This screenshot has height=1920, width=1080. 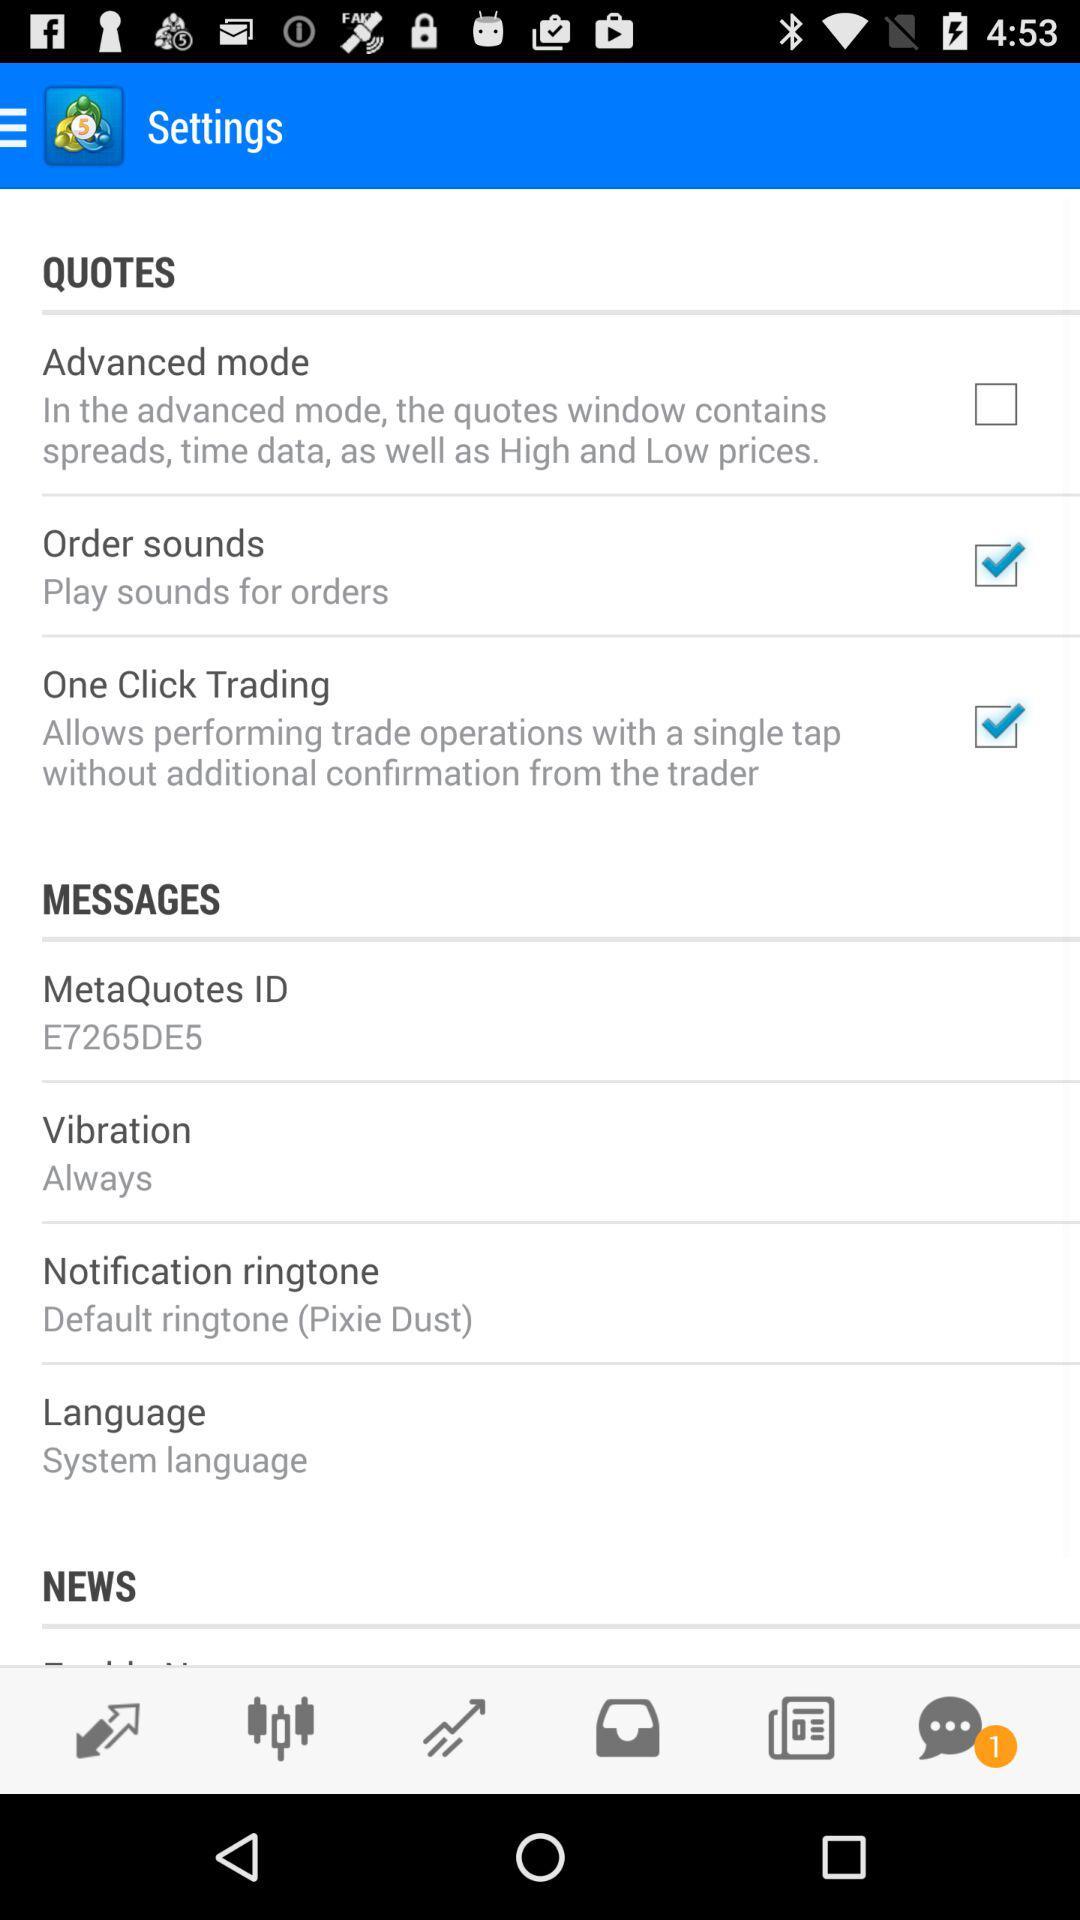 What do you see at coordinates (97, 1849) in the screenshot?
I see `the edit icon` at bounding box center [97, 1849].